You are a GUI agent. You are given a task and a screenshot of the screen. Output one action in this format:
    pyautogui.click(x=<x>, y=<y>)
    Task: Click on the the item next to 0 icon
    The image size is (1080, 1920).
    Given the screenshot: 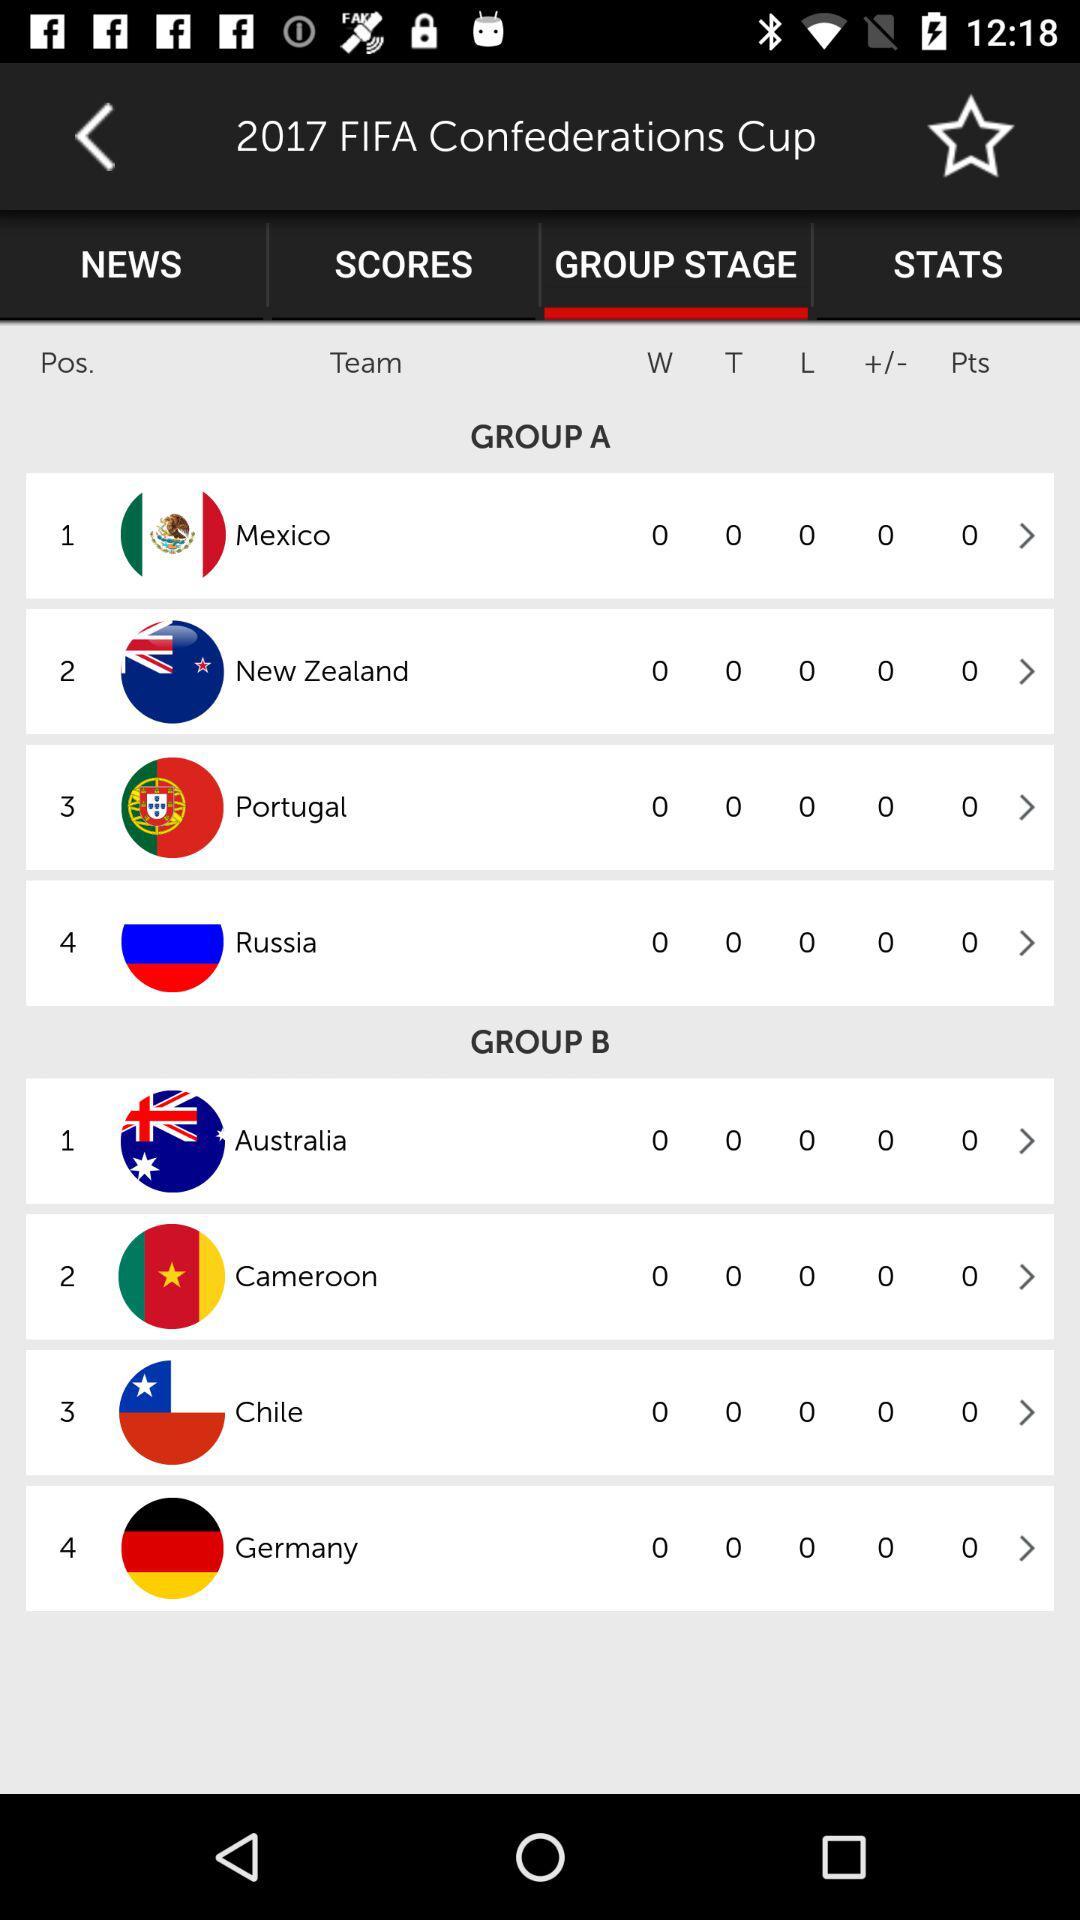 What is the action you would take?
    pyautogui.click(x=427, y=1411)
    